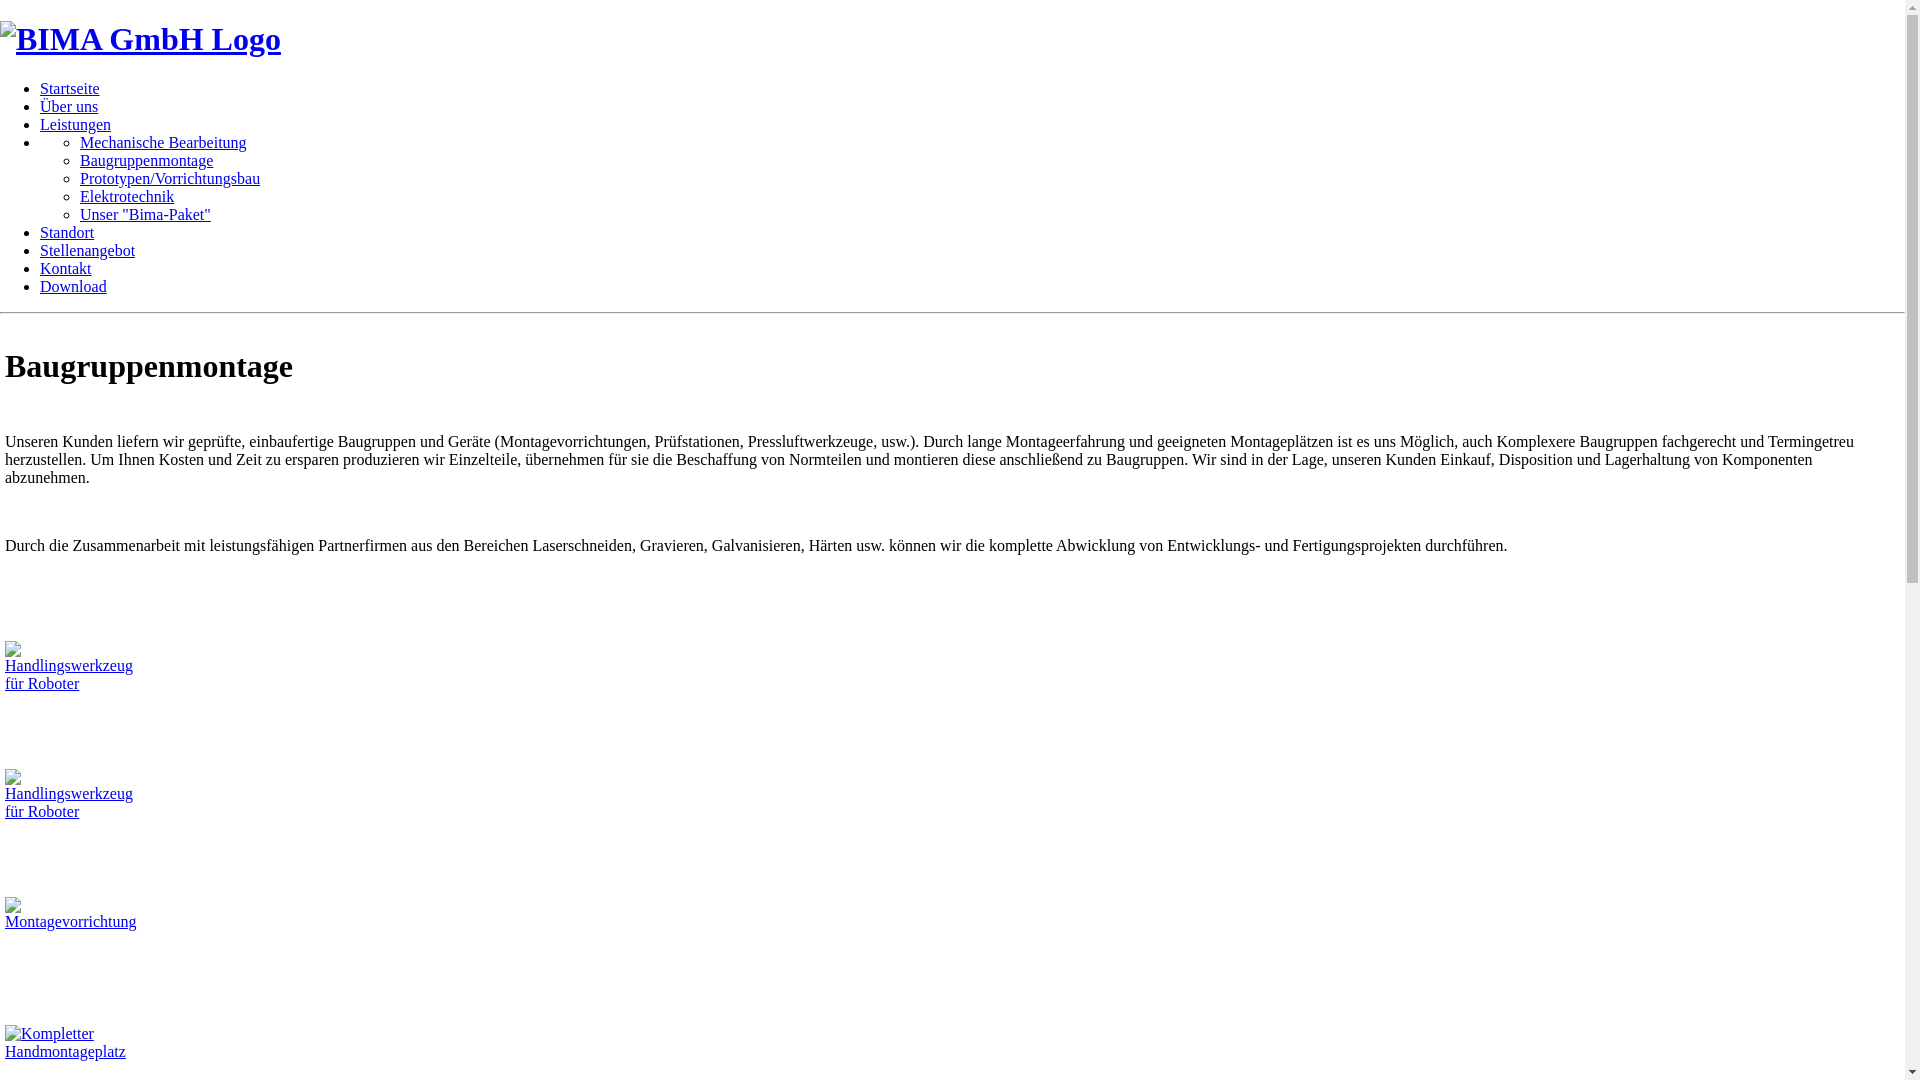 The image size is (1920, 1080). What do you see at coordinates (67, 231) in the screenshot?
I see `'Standort'` at bounding box center [67, 231].